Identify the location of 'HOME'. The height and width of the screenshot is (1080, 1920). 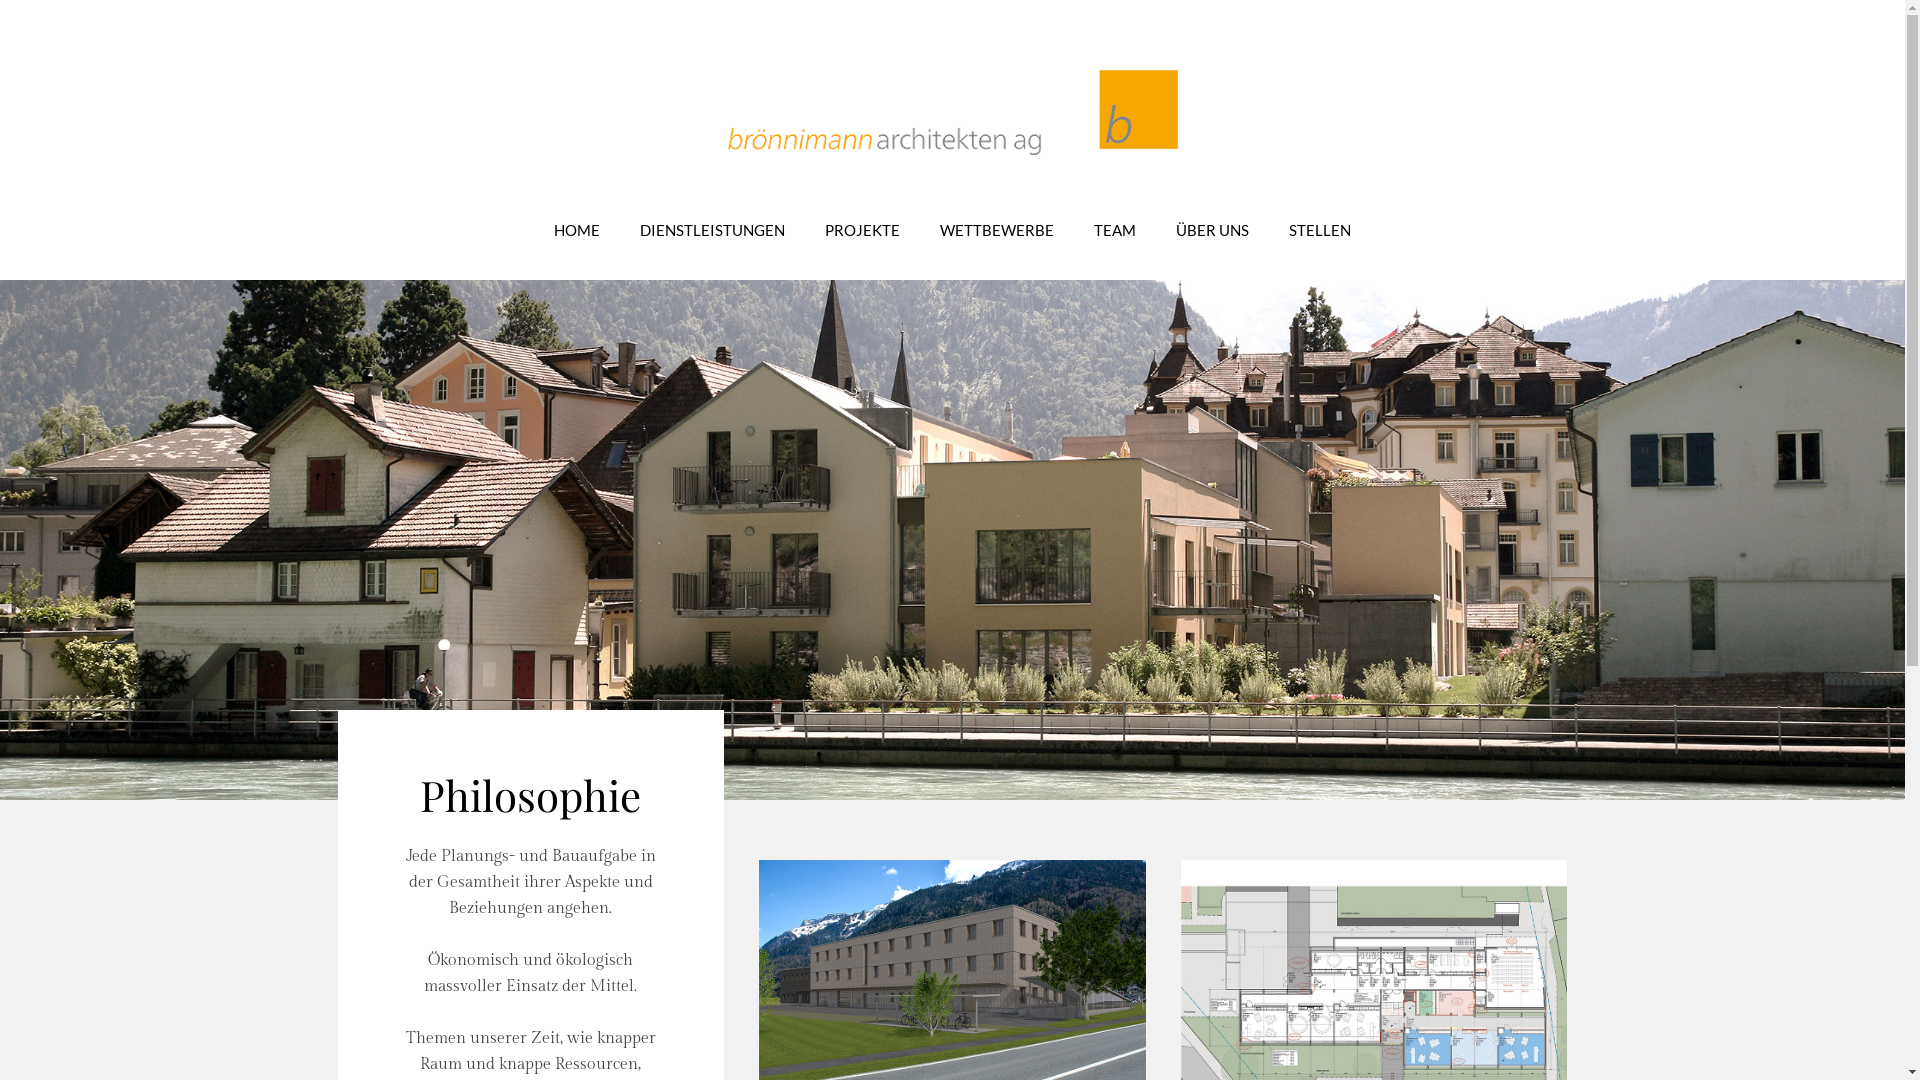
(575, 229).